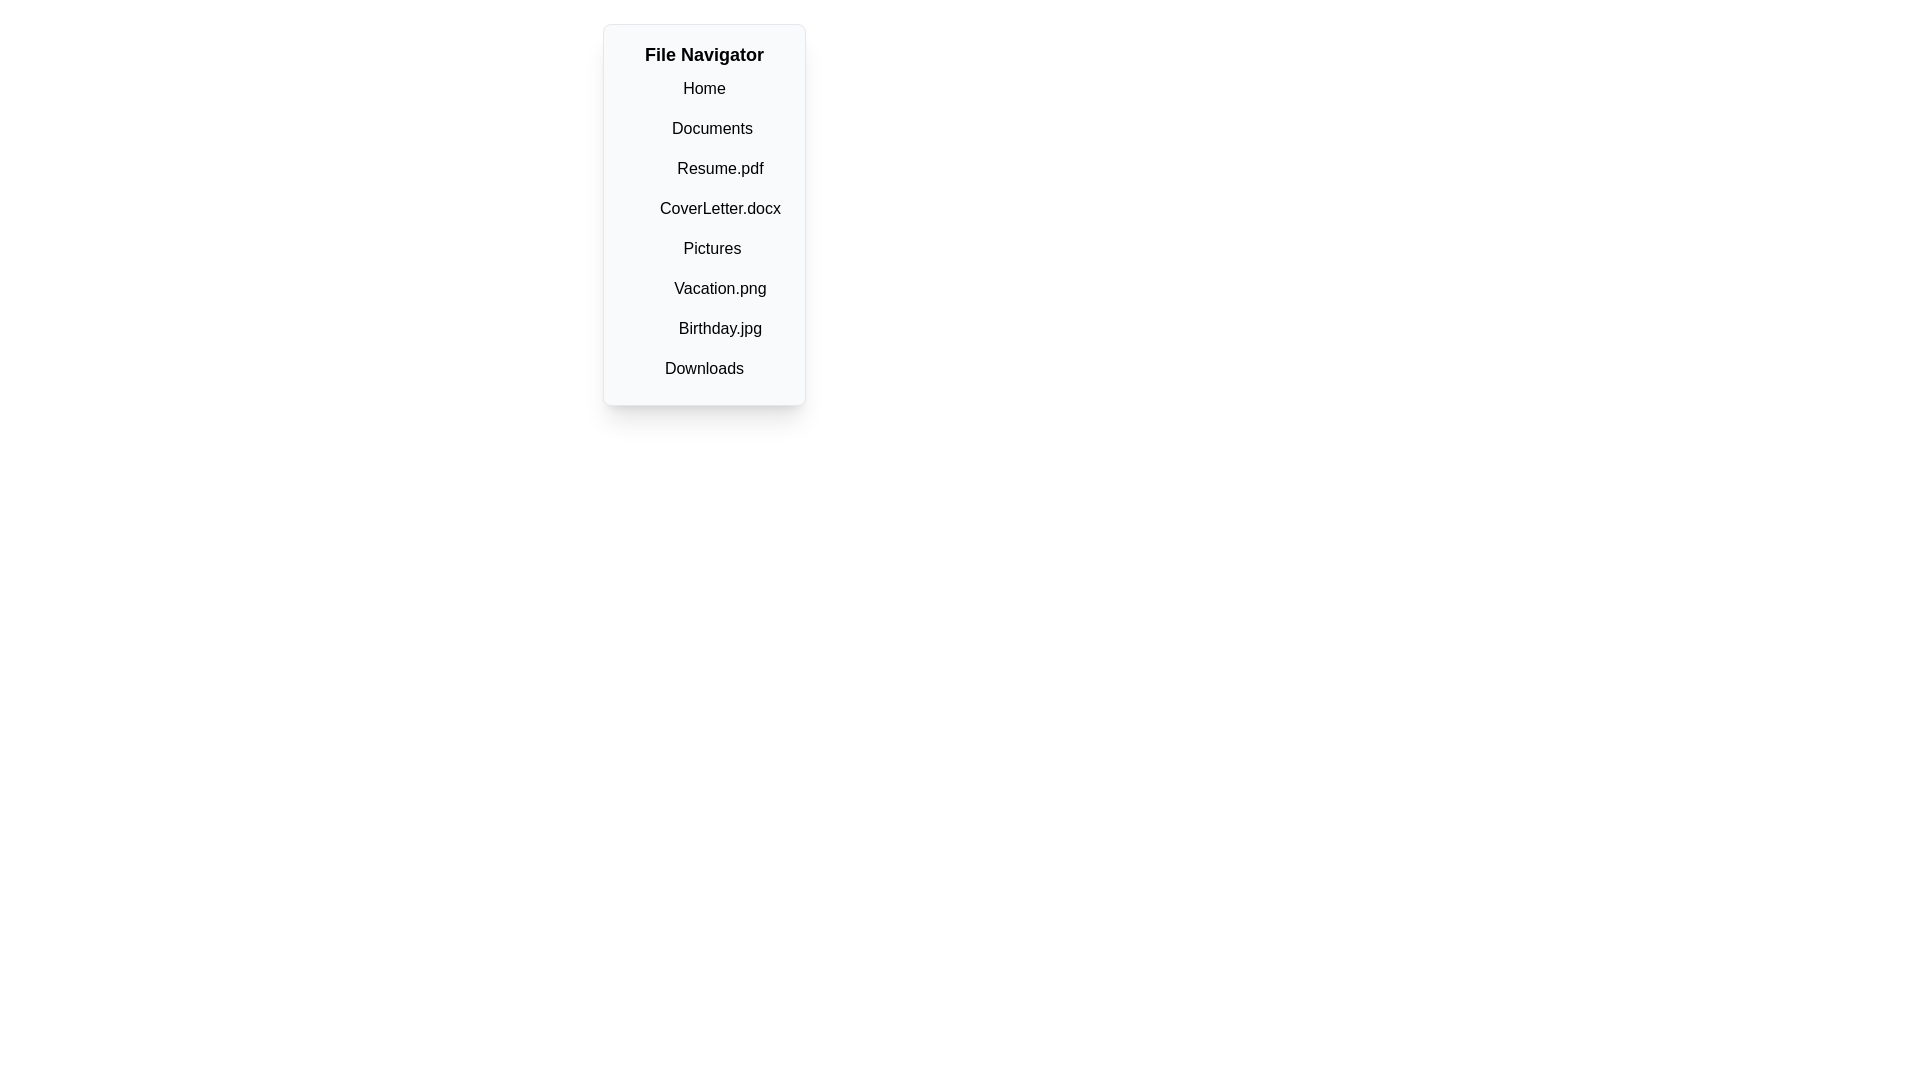  I want to click on the text label 'Birthday.jpg' in the File Navigator list, which is the sixth item in the selectable list, so click(720, 327).